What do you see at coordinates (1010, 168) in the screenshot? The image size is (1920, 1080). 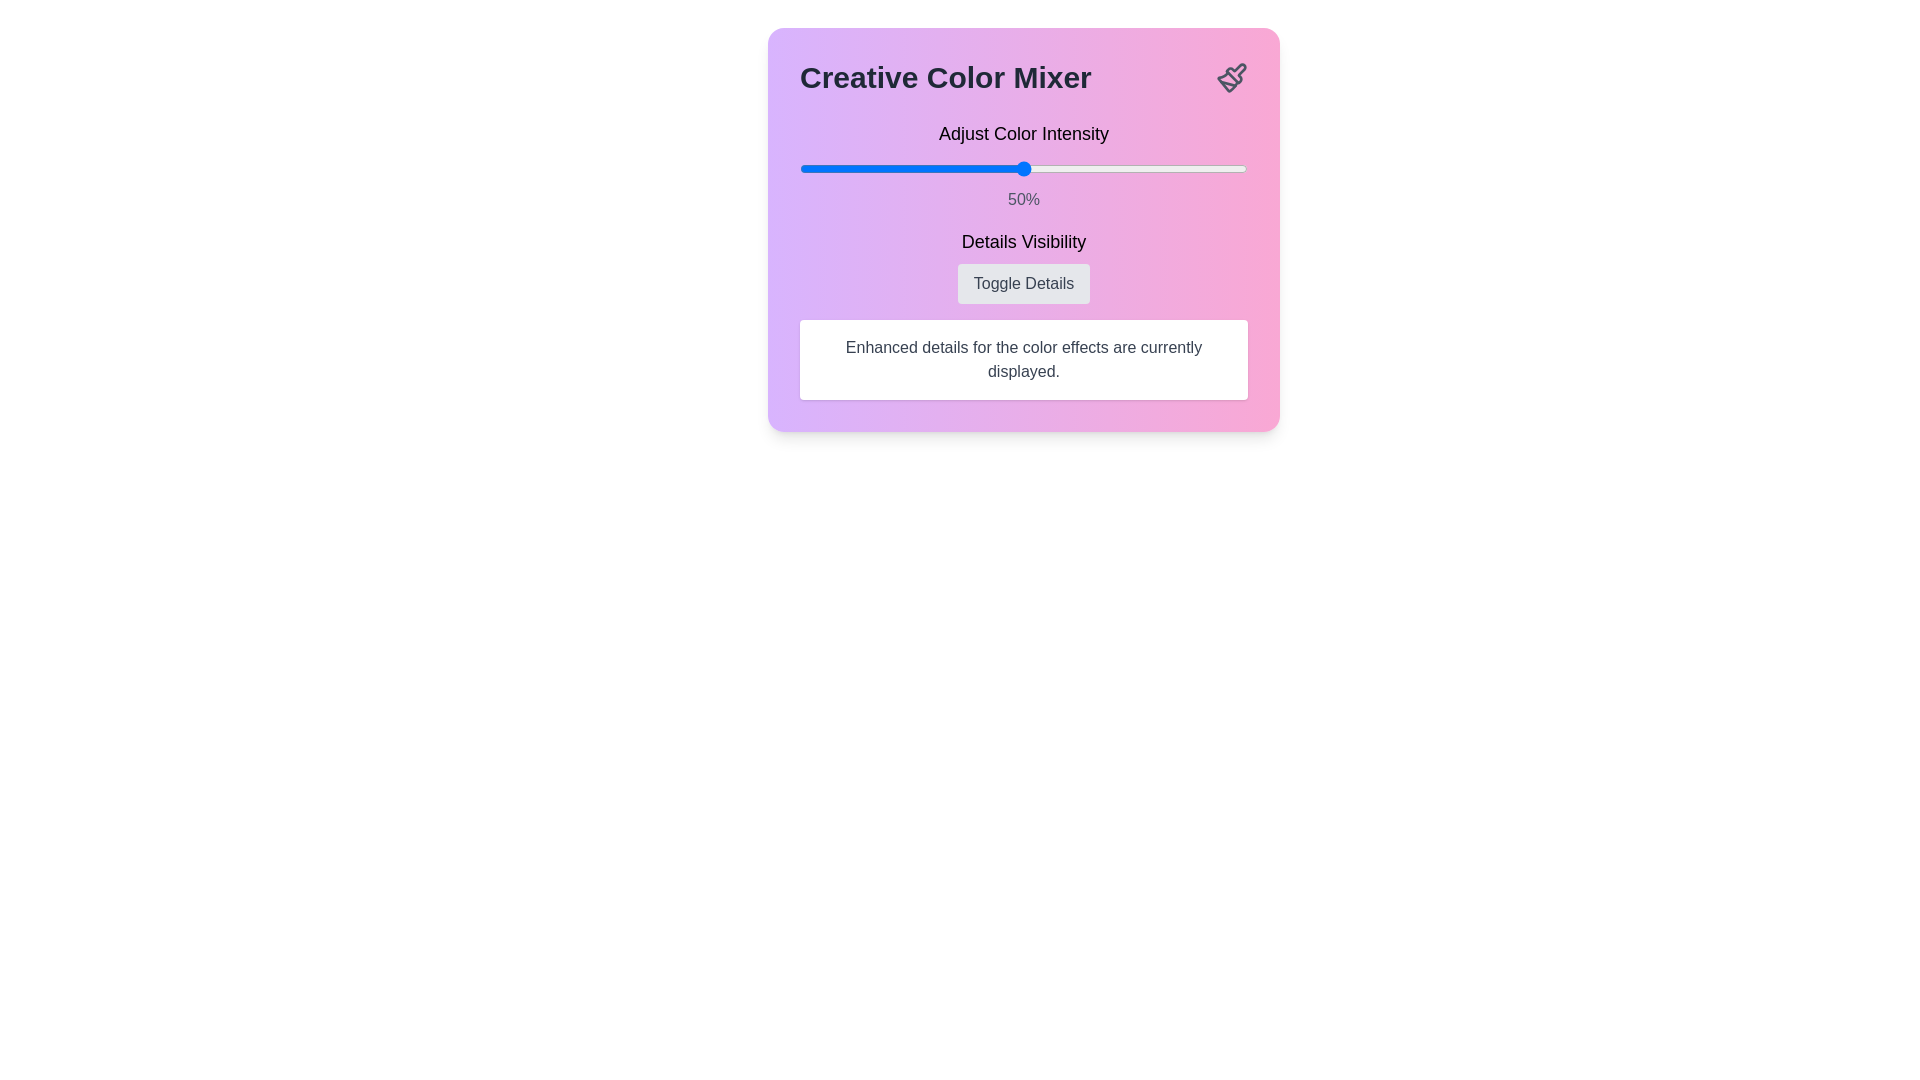 I see `the color intensity` at bounding box center [1010, 168].